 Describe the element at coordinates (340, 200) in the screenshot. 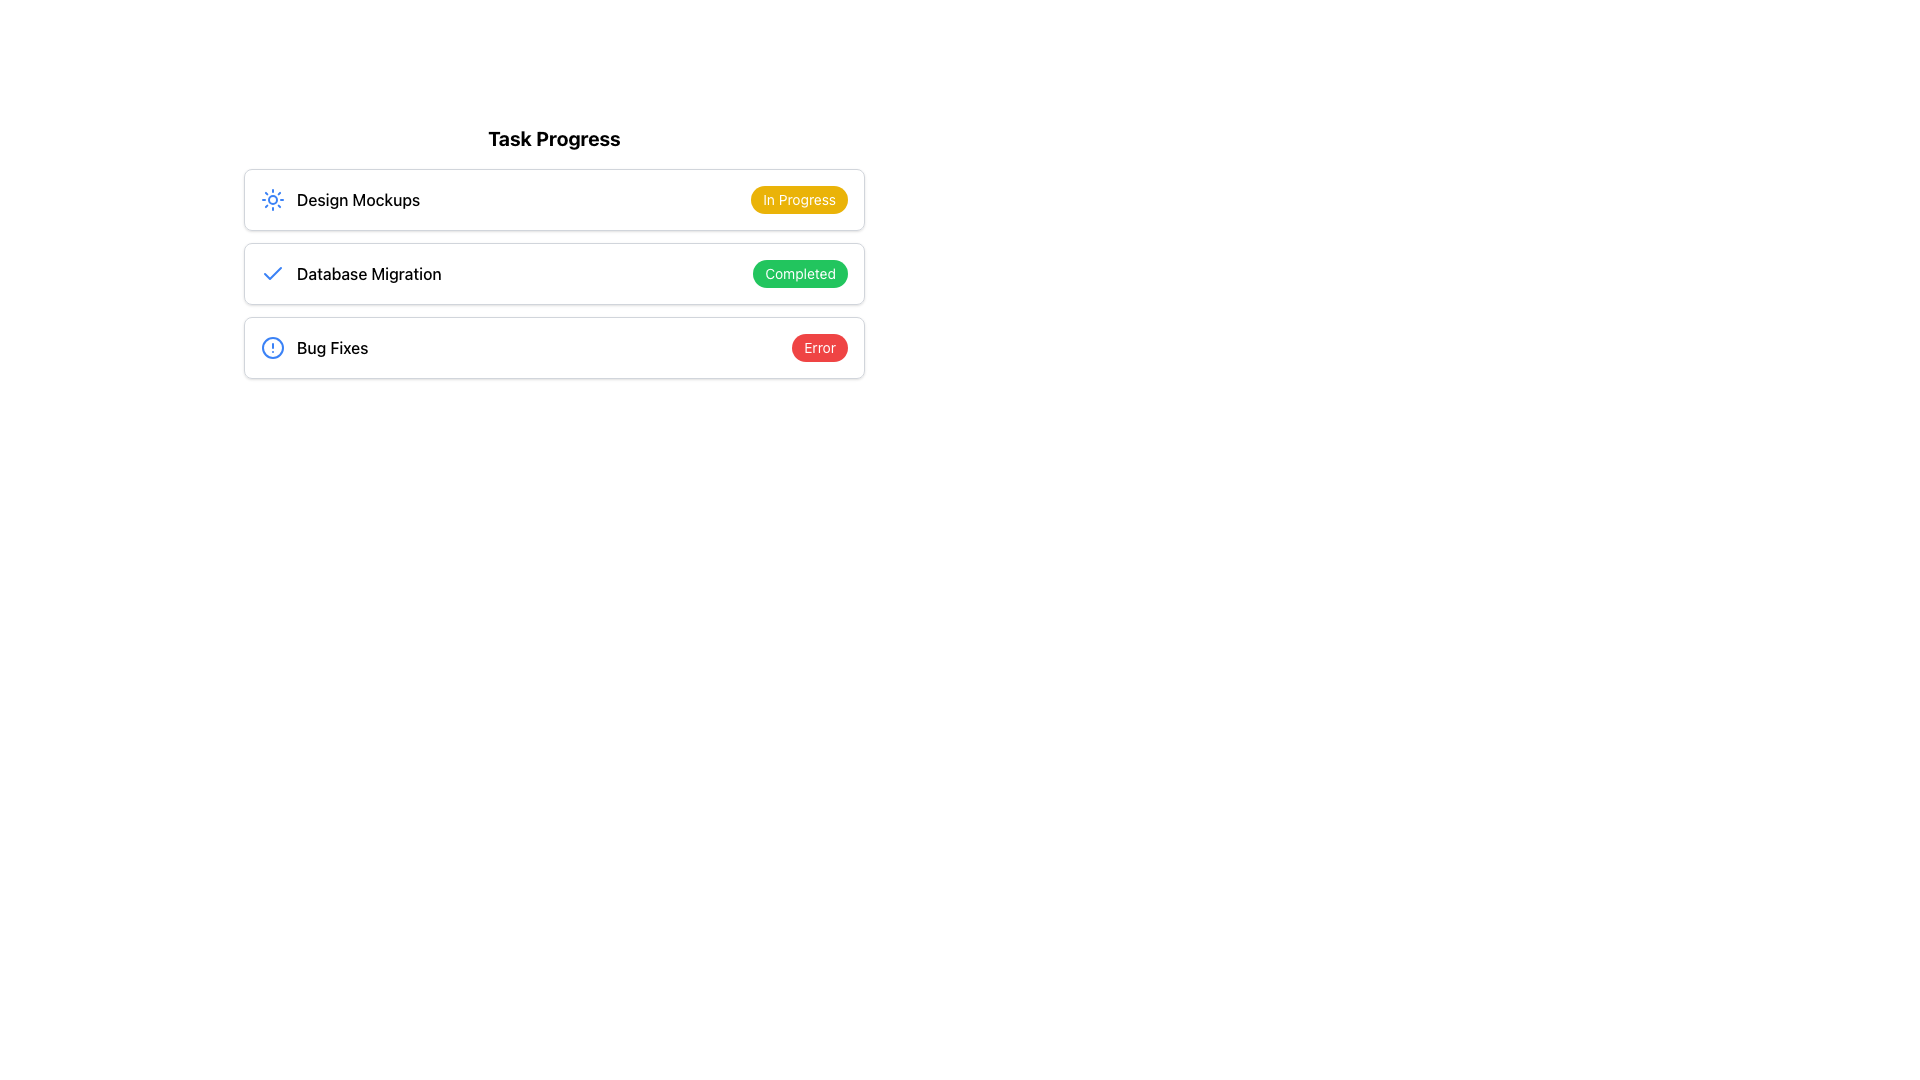

I see `the Text Label displaying 'Design Mockups', which is located in the first row of the task list, next to a blue circular icon resembling a sunburst` at that location.